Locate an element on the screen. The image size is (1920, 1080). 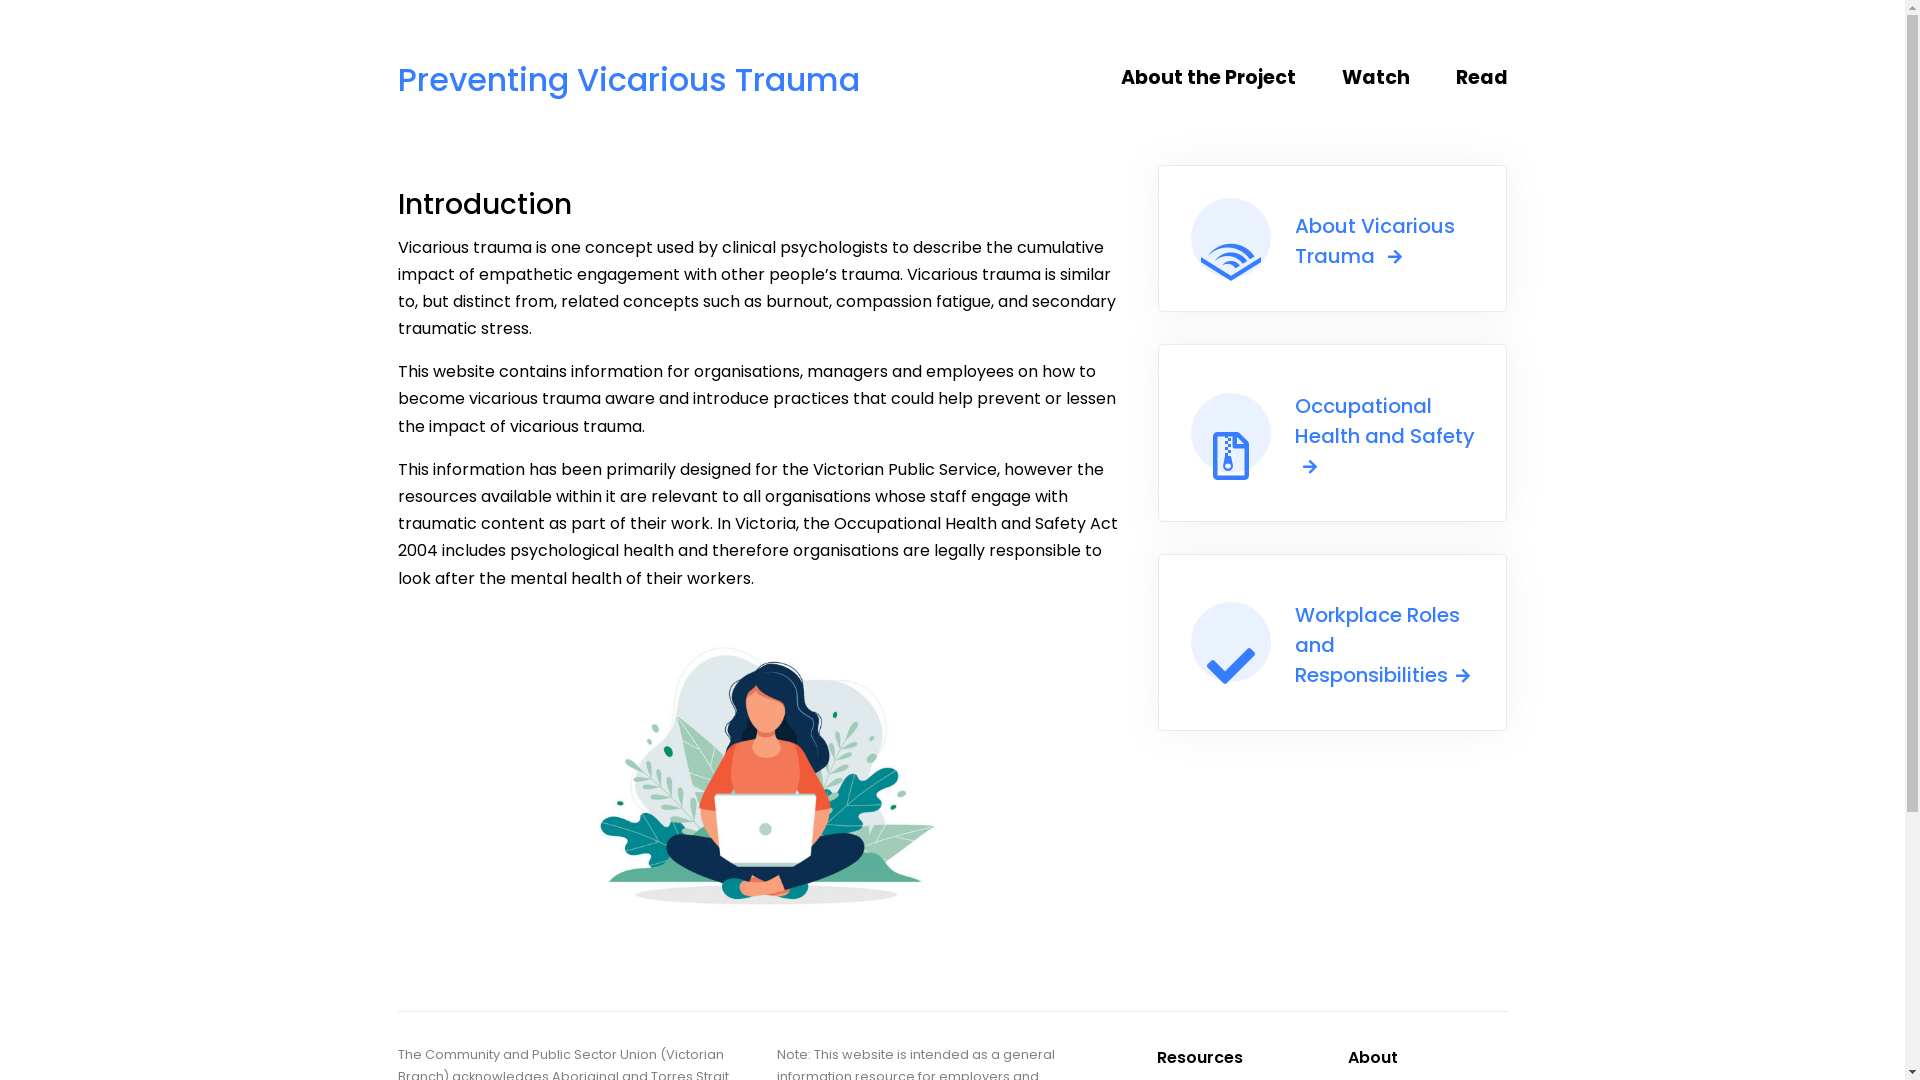
'About Vicarious Trauma' is located at coordinates (1157, 237).